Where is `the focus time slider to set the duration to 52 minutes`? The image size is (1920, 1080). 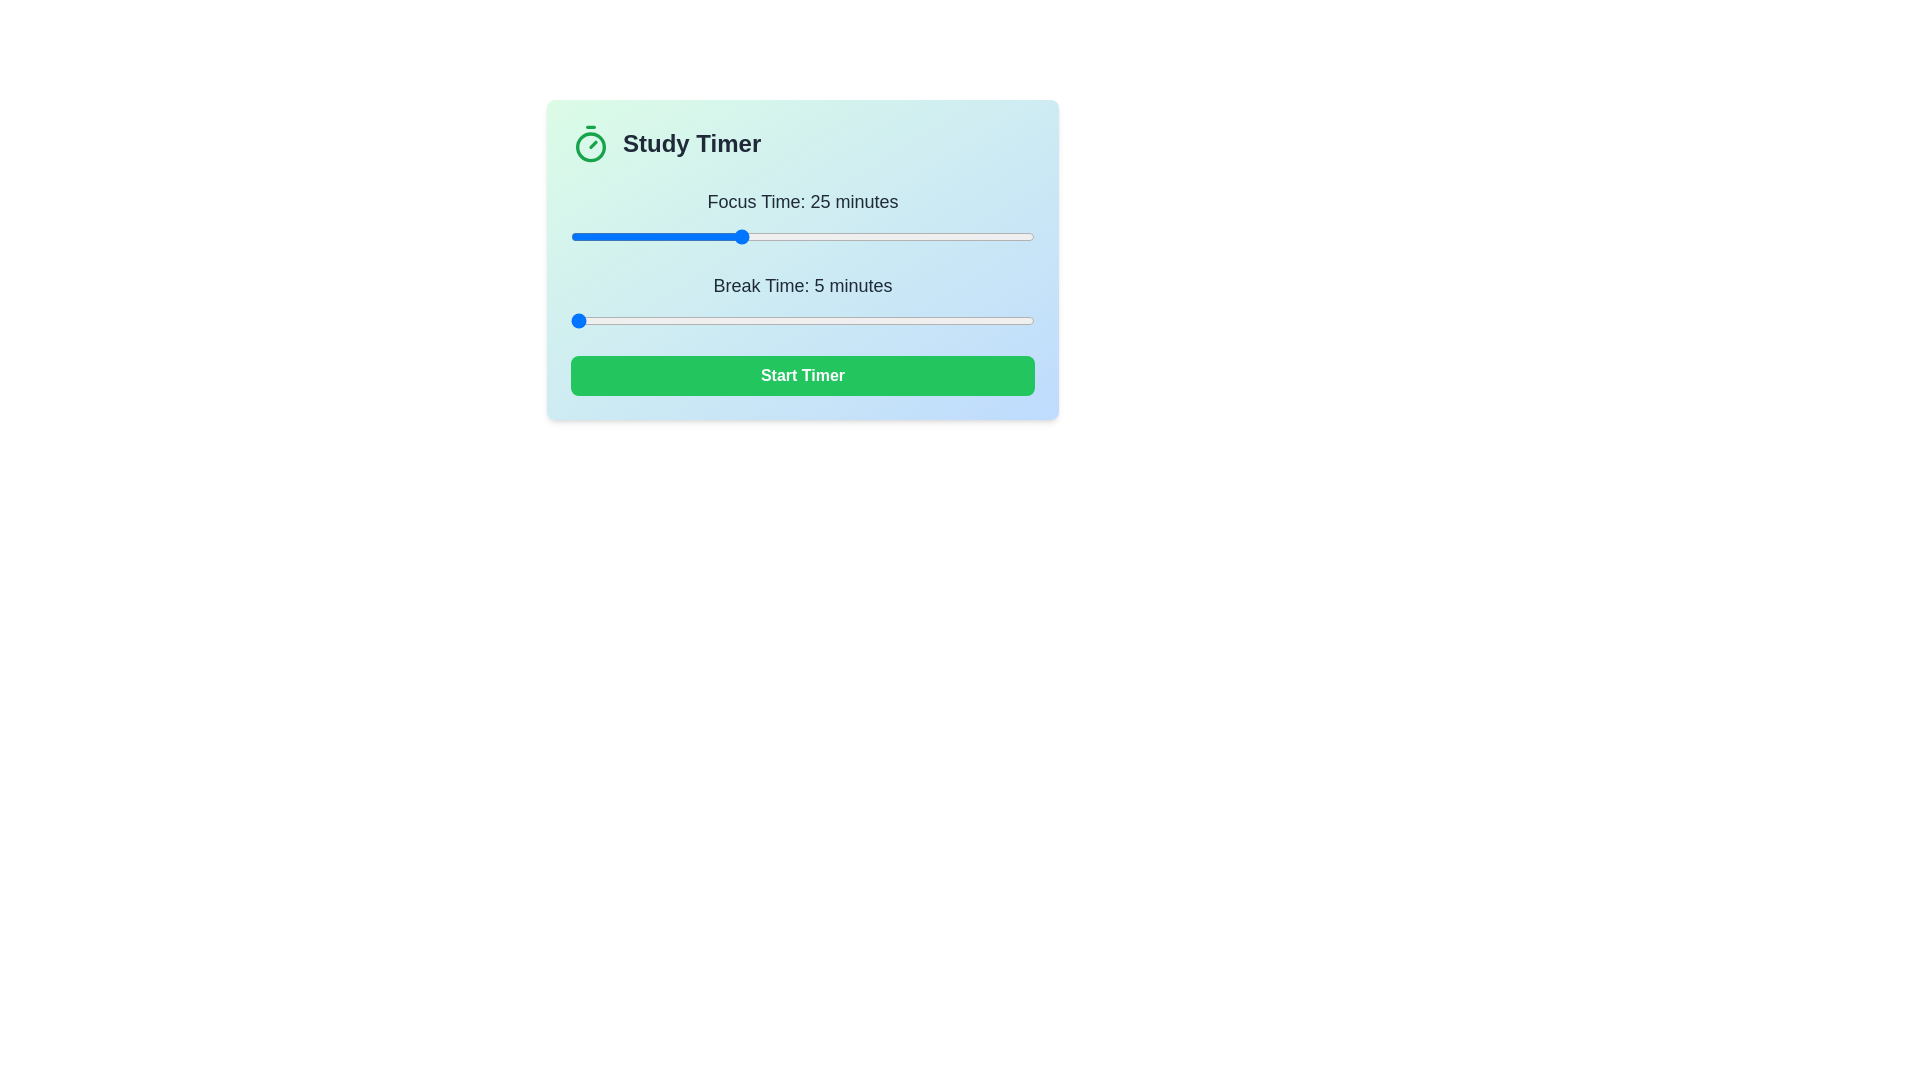 the focus time slider to set the duration to 52 minutes is located at coordinates (967, 235).